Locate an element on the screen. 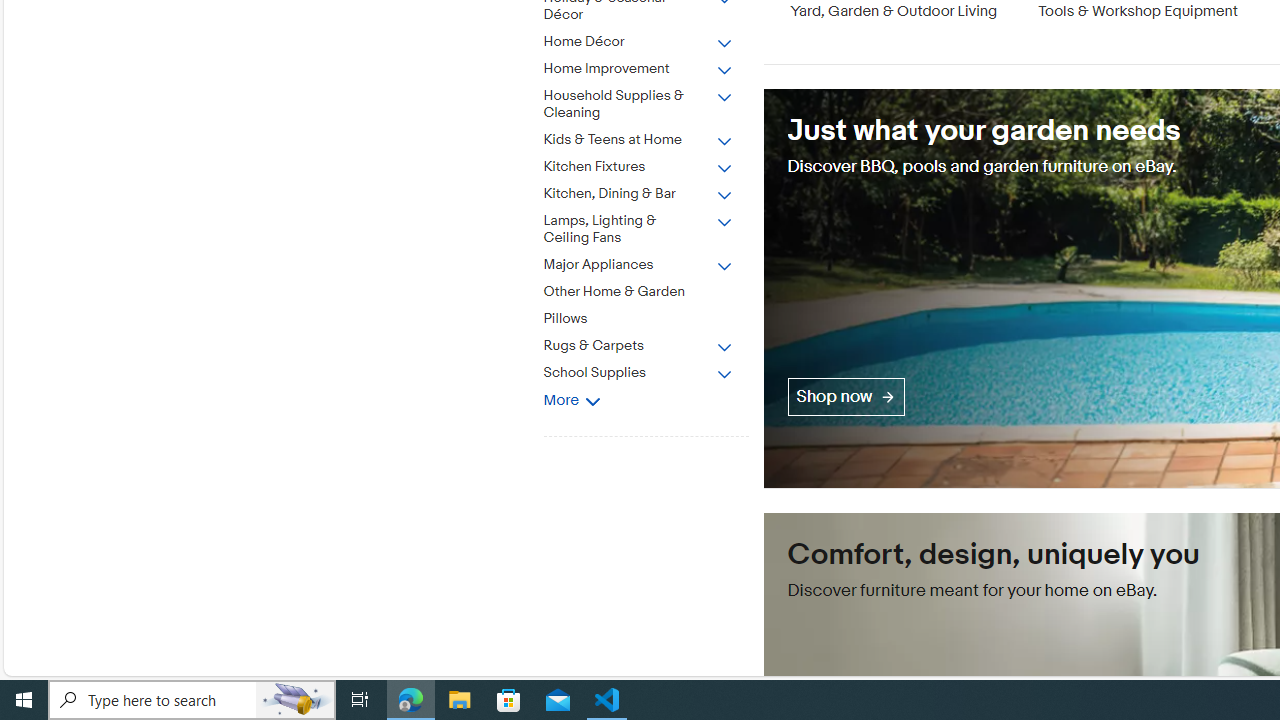 This screenshot has width=1280, height=720. 'Kids & Teens at Home' is located at coordinates (653, 135).